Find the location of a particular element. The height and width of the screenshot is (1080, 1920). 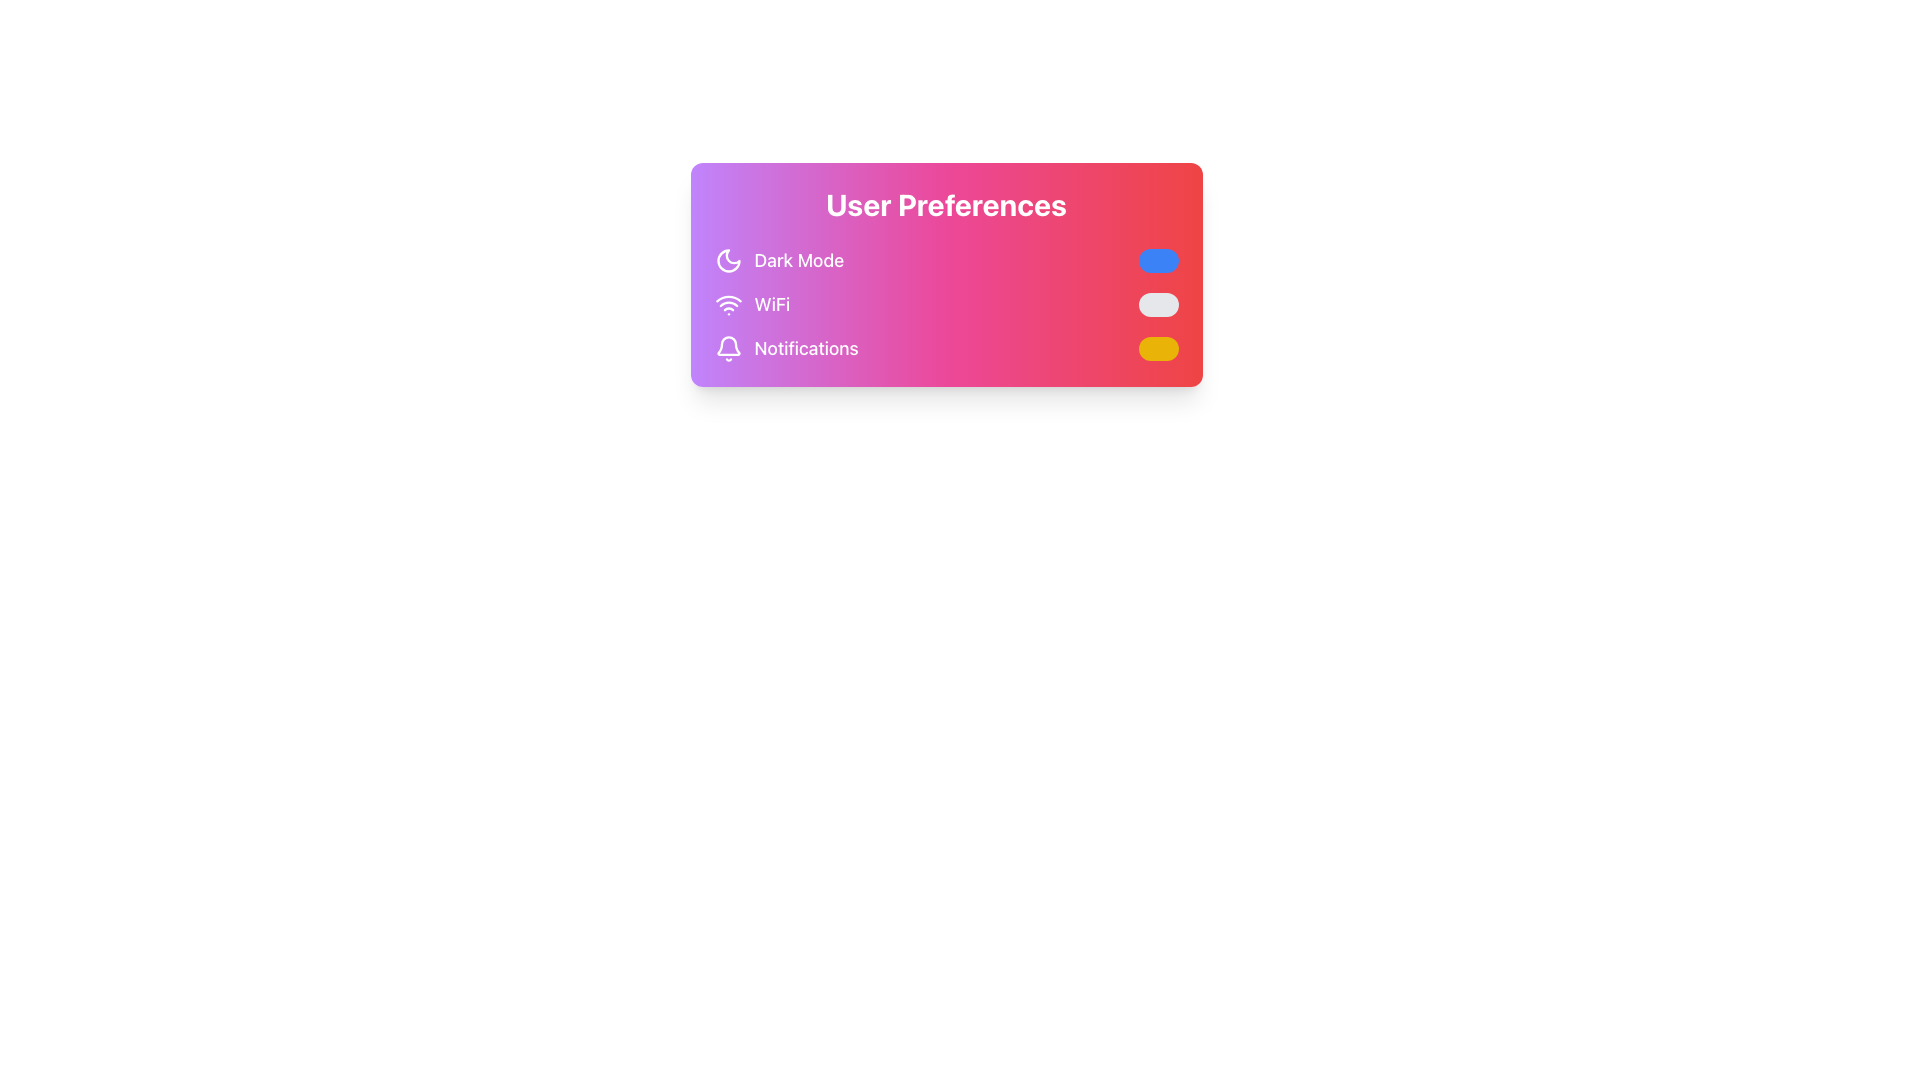

the toggle switch for 'Notifications' located at the rightmost end of the 'User Preferences' card is located at coordinates (1158, 347).